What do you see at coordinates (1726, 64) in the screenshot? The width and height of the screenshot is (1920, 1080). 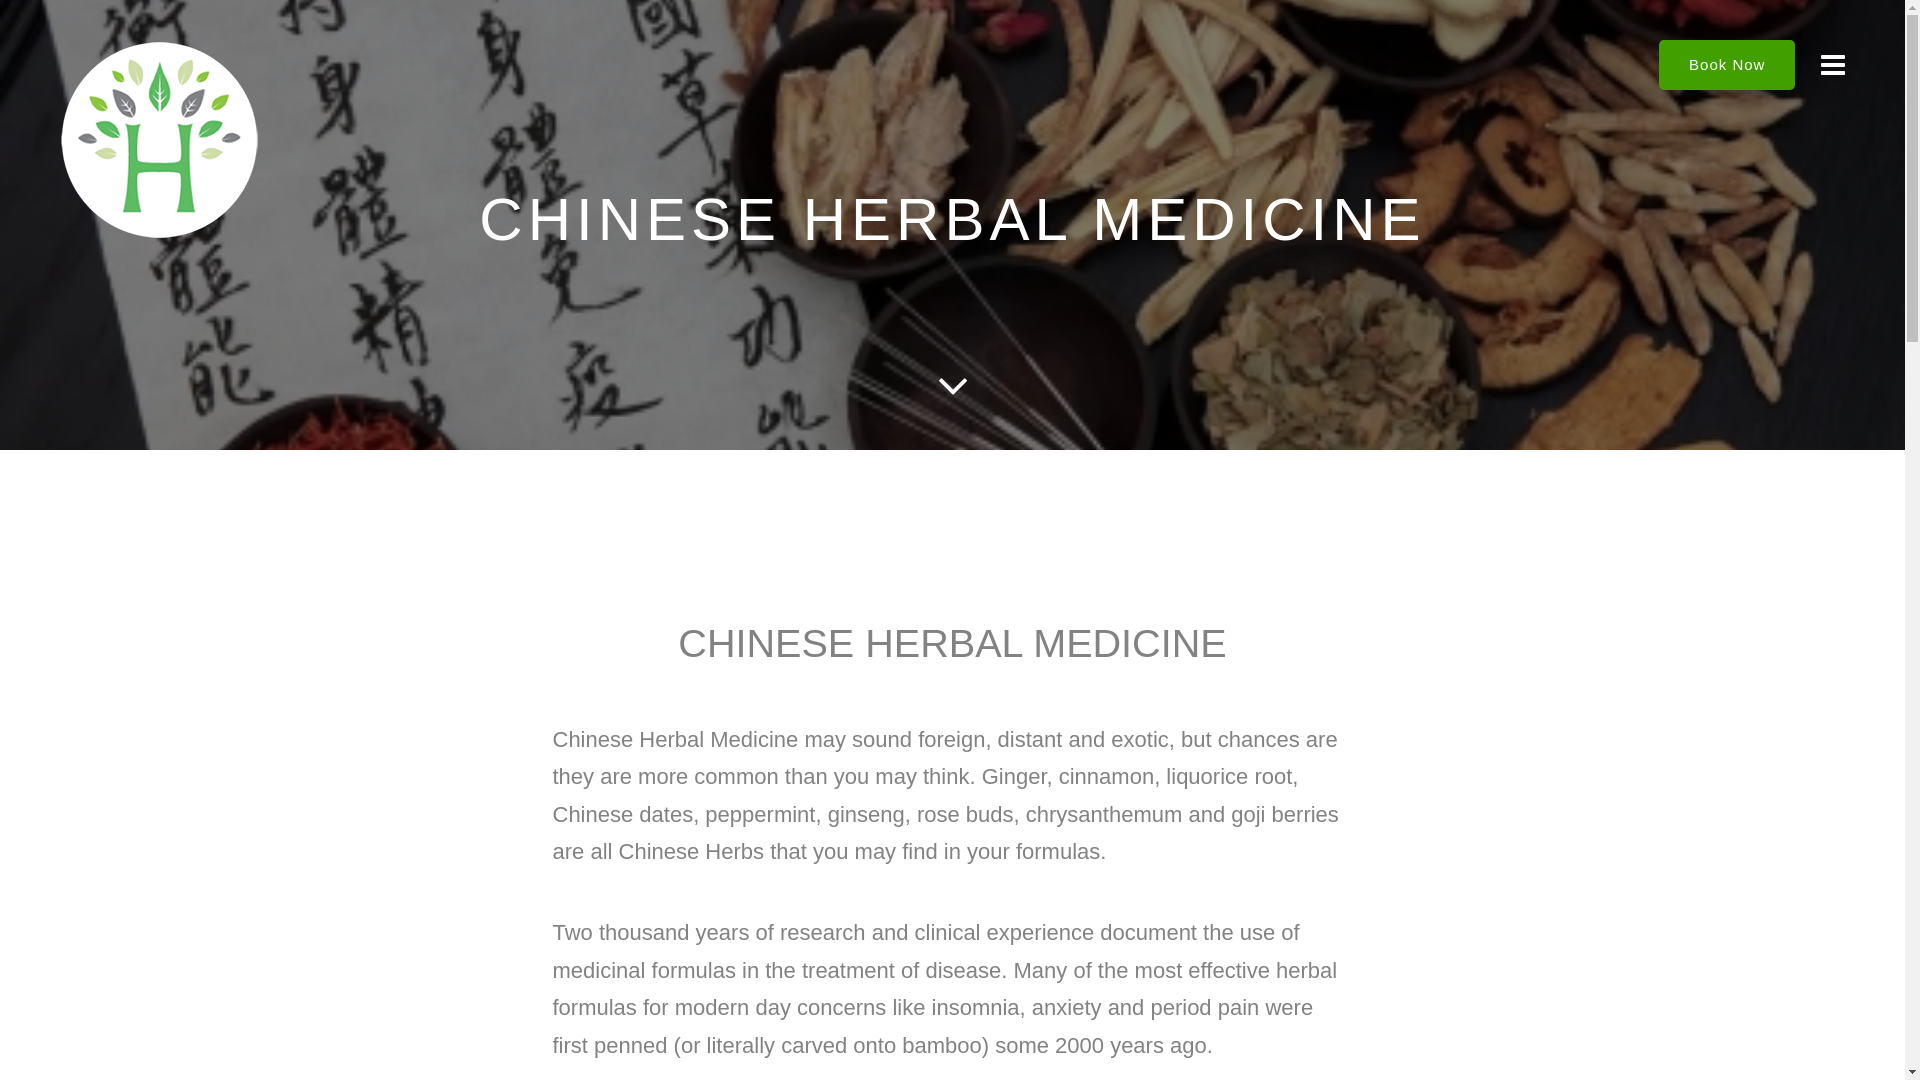 I see `'Book Now'` at bounding box center [1726, 64].